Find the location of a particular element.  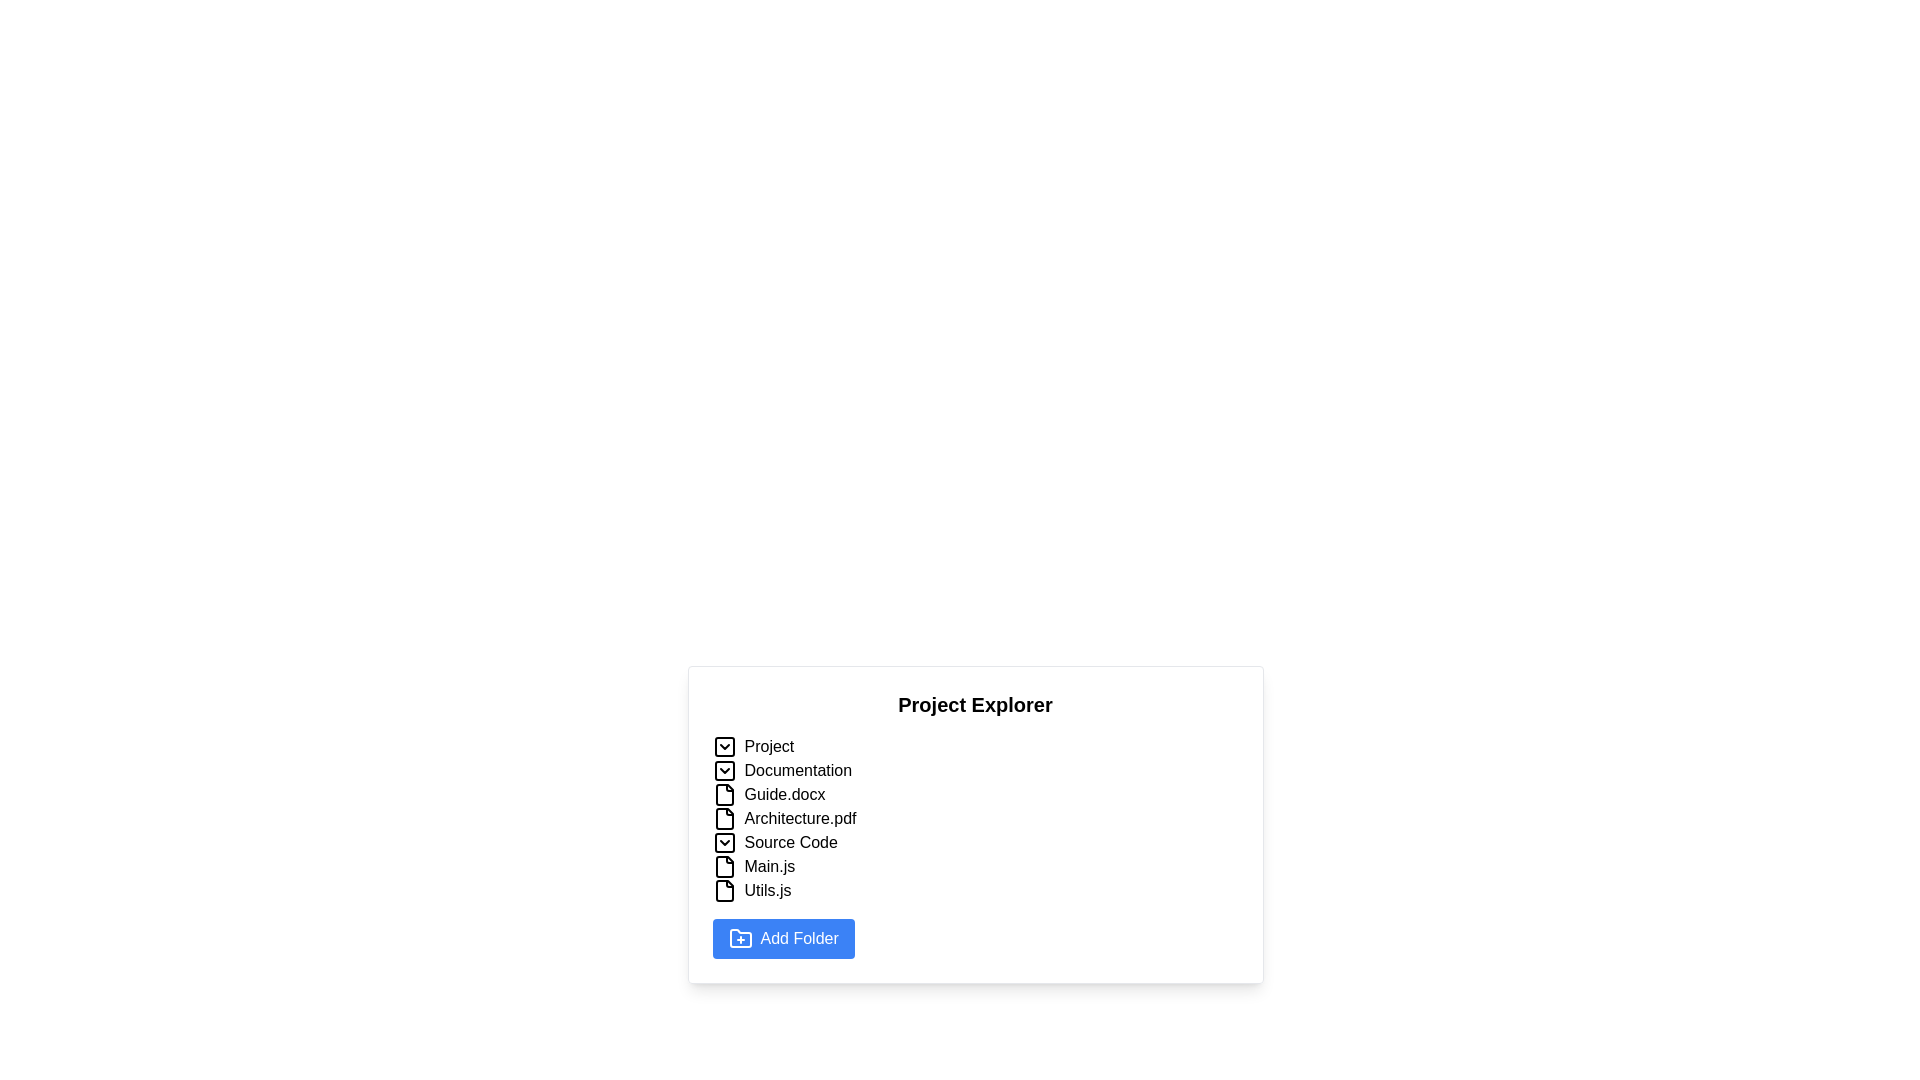

the file icon for 'Guide.docx' located in the 'Project Explorer' list is located at coordinates (723, 793).